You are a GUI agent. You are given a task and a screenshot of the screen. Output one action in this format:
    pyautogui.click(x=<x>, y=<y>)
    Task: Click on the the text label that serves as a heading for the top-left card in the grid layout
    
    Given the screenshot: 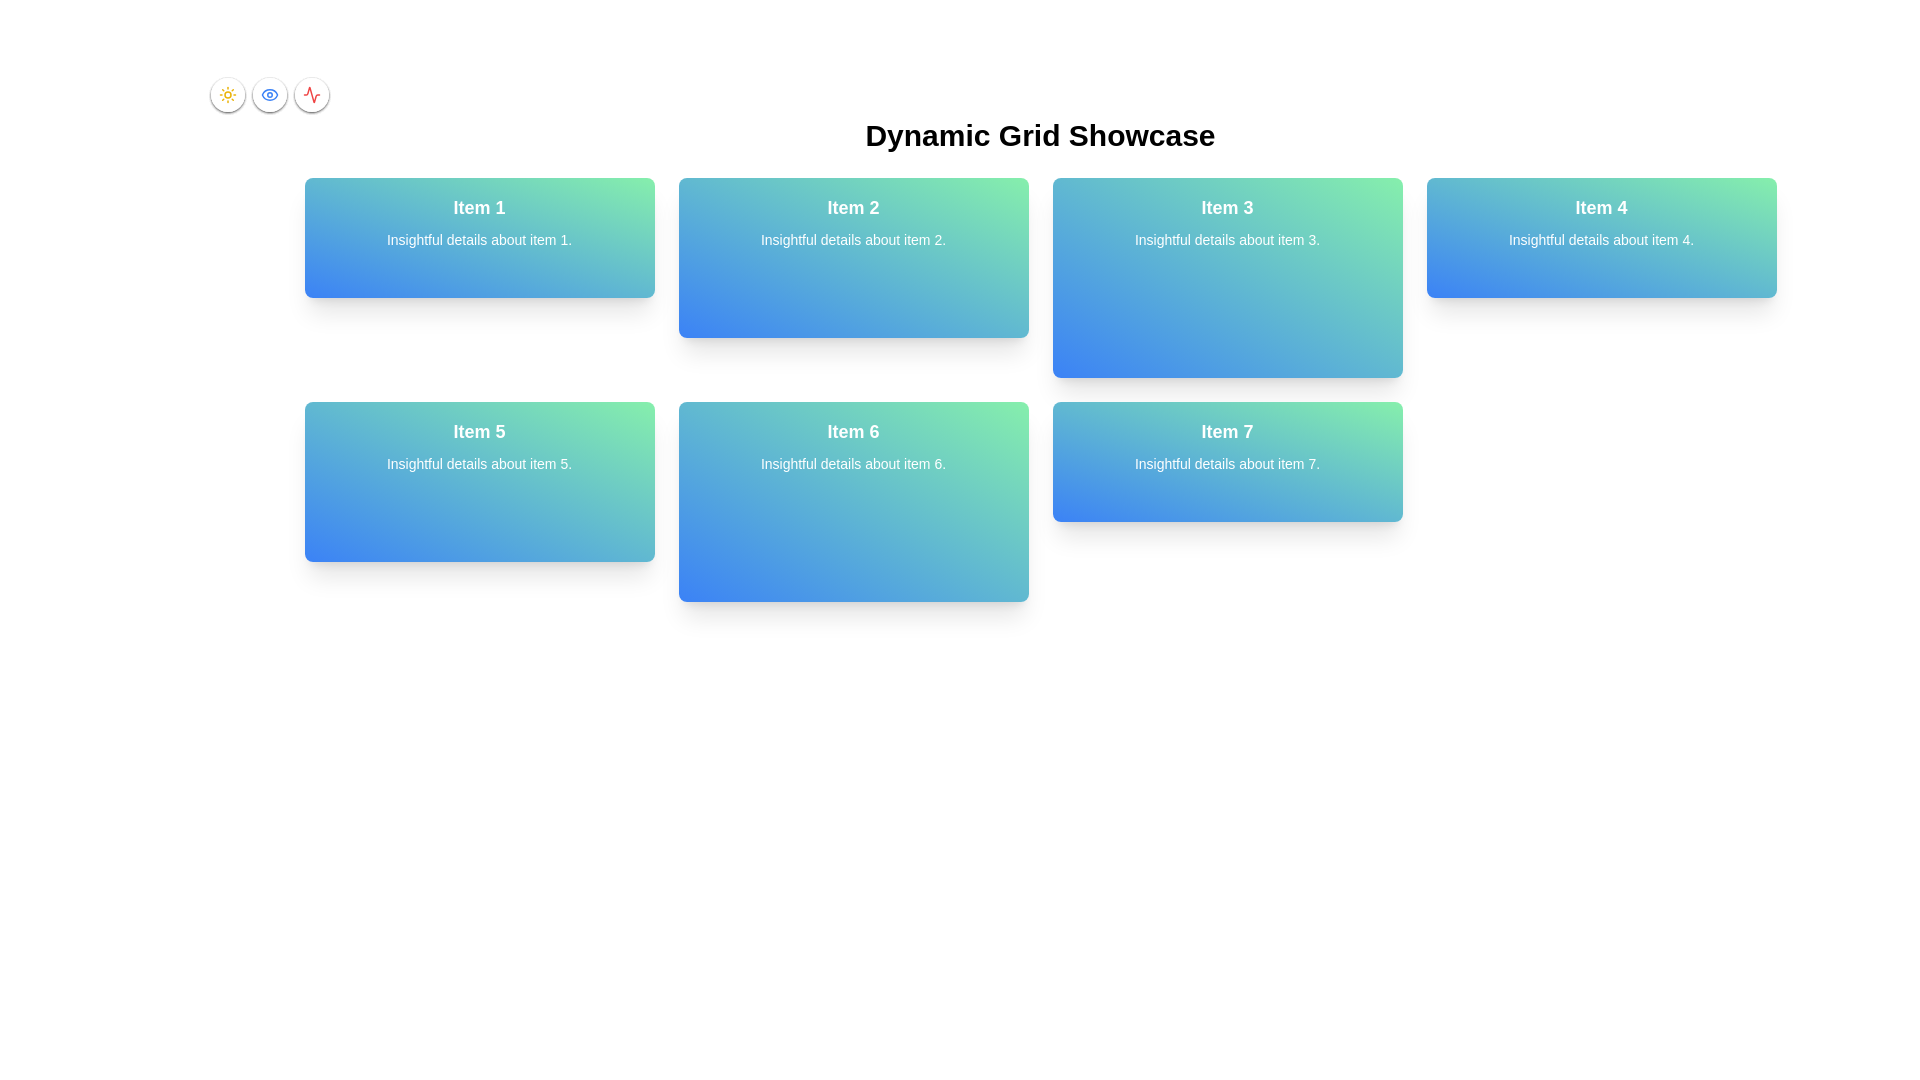 What is the action you would take?
    pyautogui.click(x=478, y=208)
    